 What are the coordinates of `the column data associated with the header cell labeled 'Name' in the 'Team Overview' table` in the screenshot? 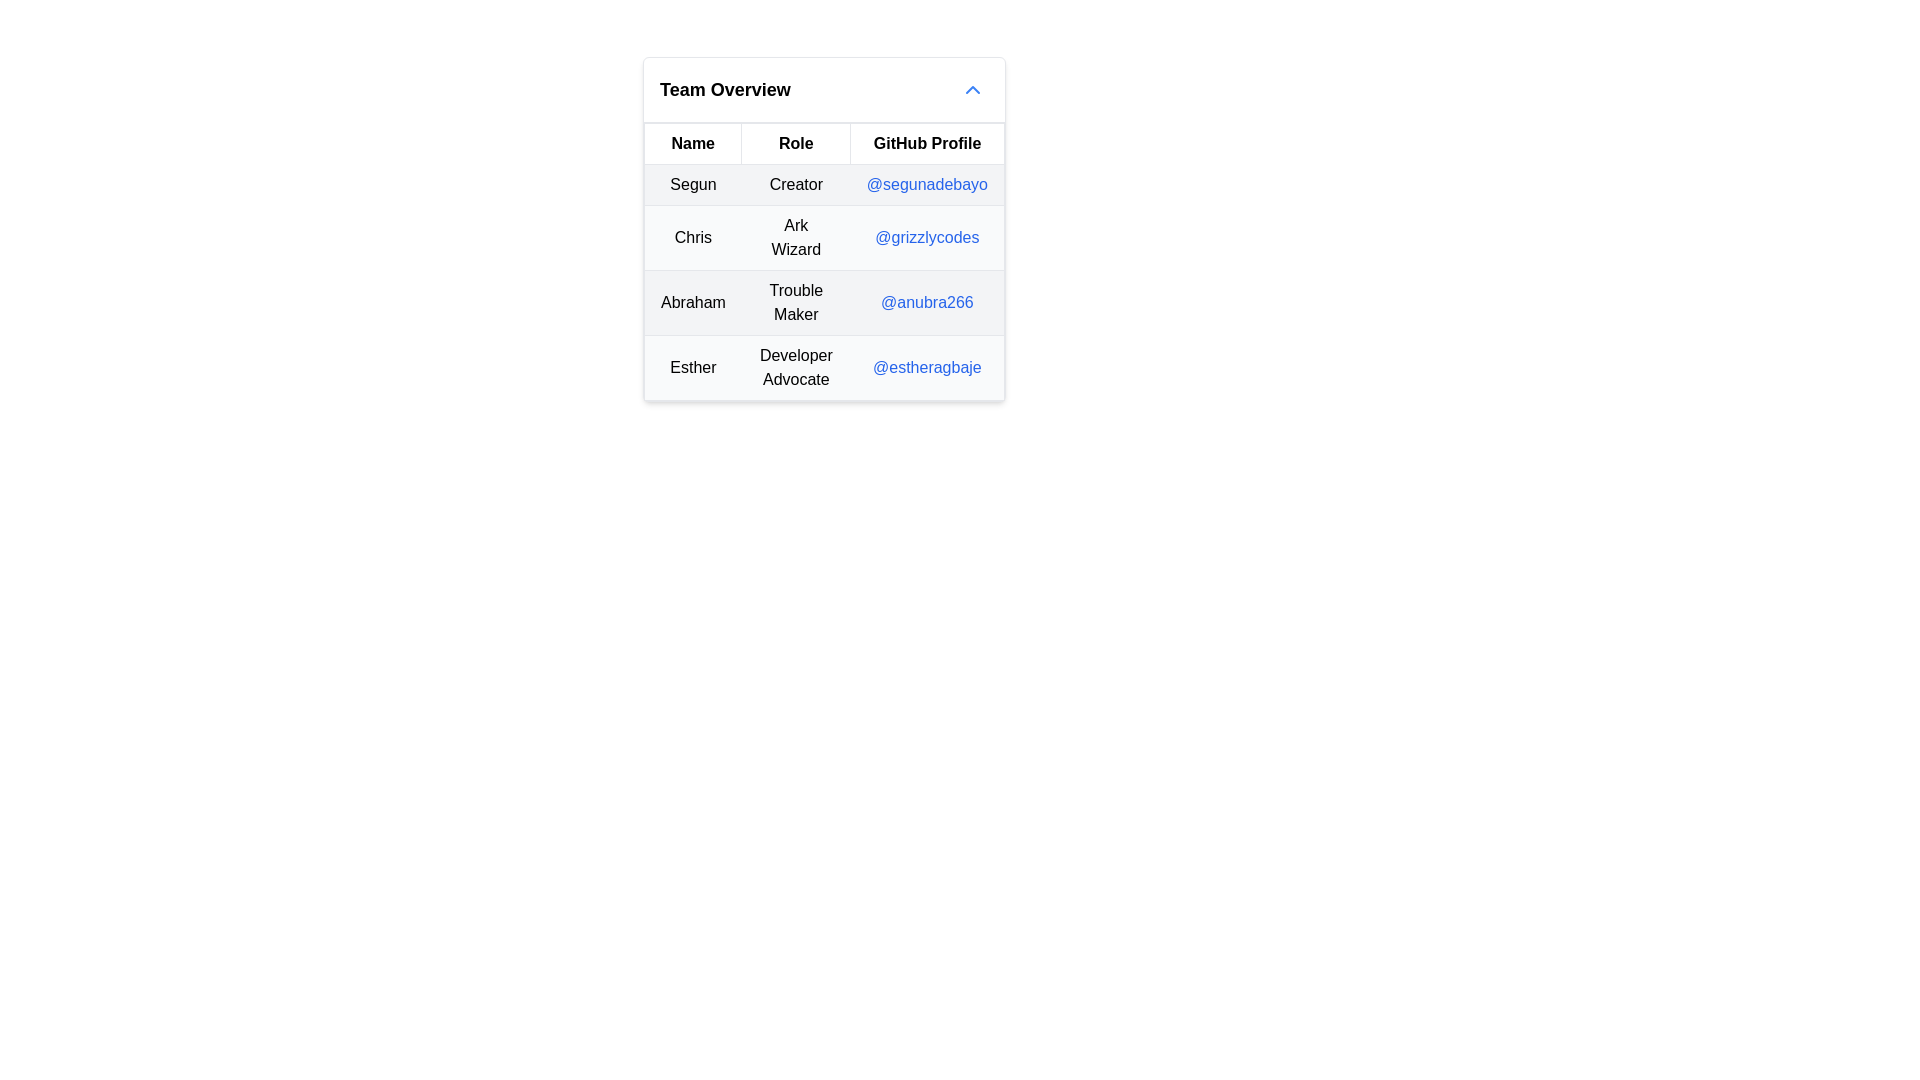 It's located at (693, 142).